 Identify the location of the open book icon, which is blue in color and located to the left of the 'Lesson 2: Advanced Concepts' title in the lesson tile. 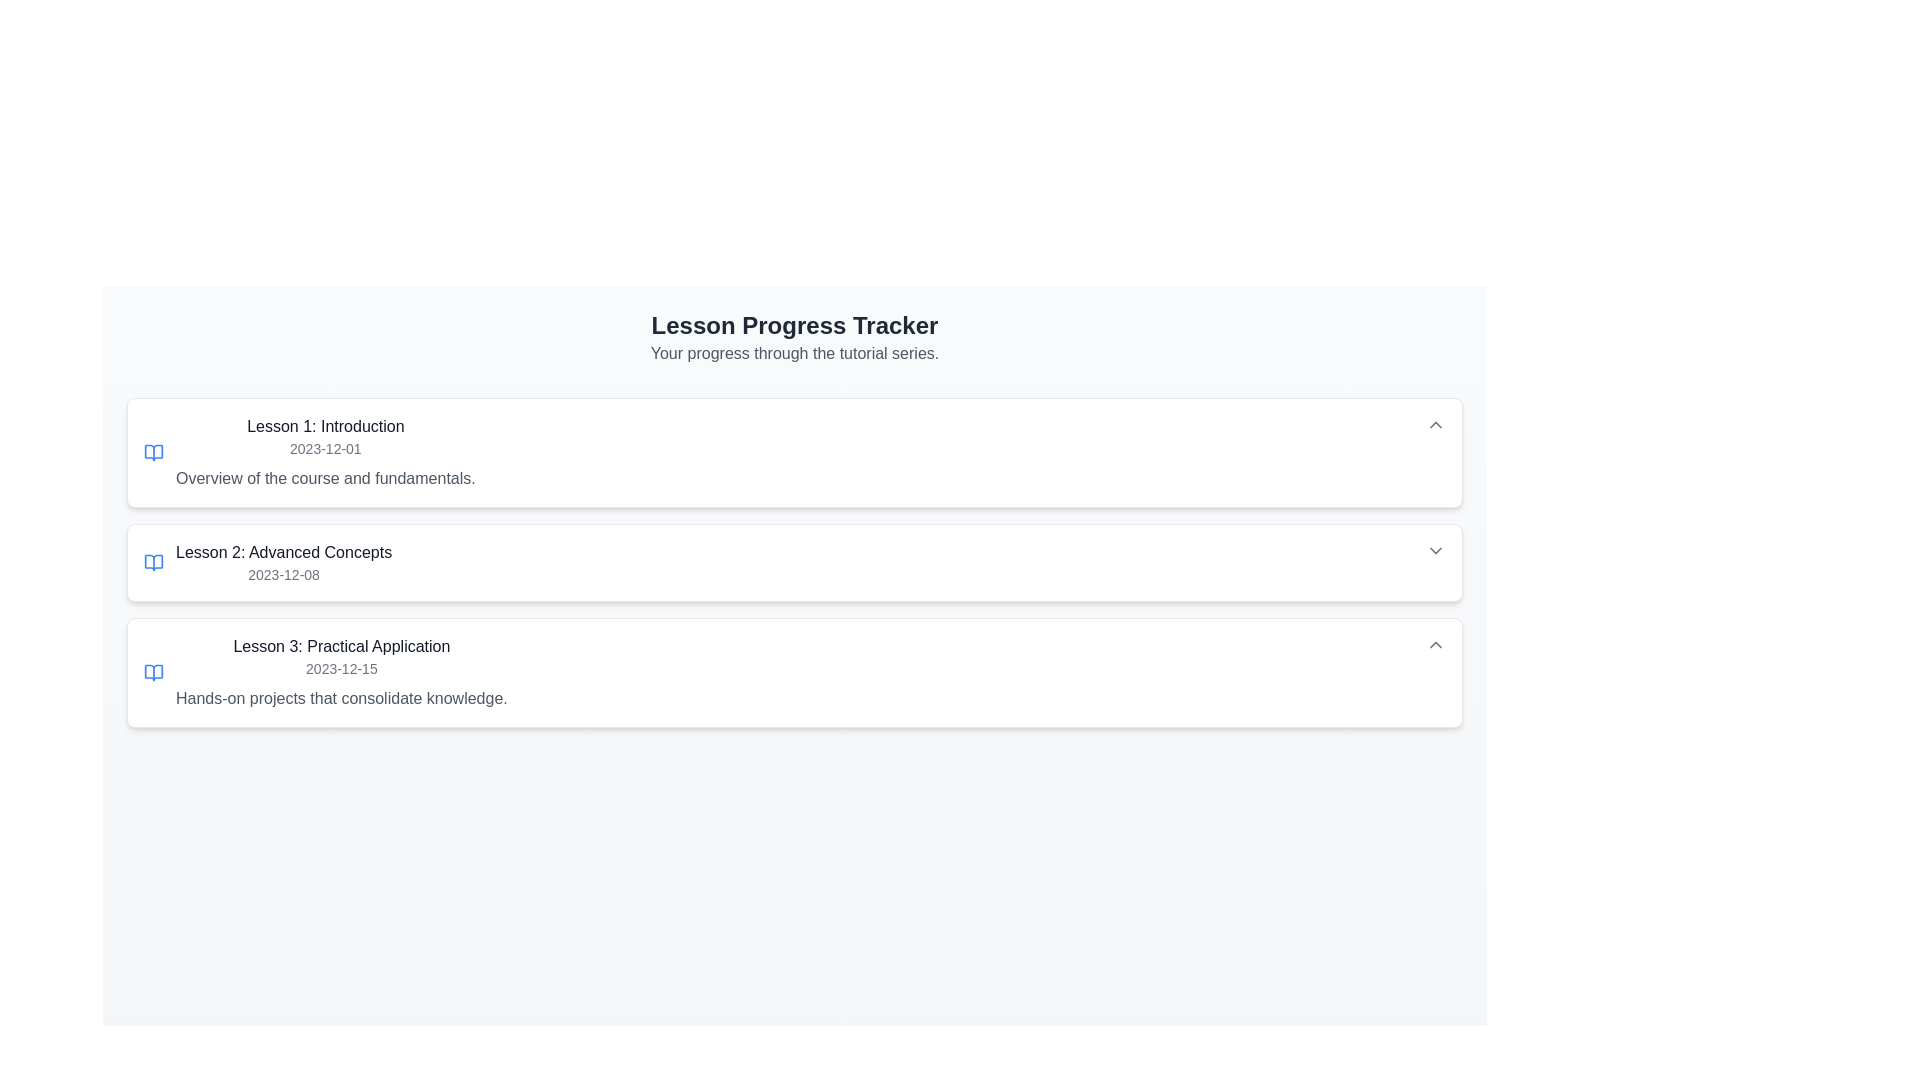
(152, 563).